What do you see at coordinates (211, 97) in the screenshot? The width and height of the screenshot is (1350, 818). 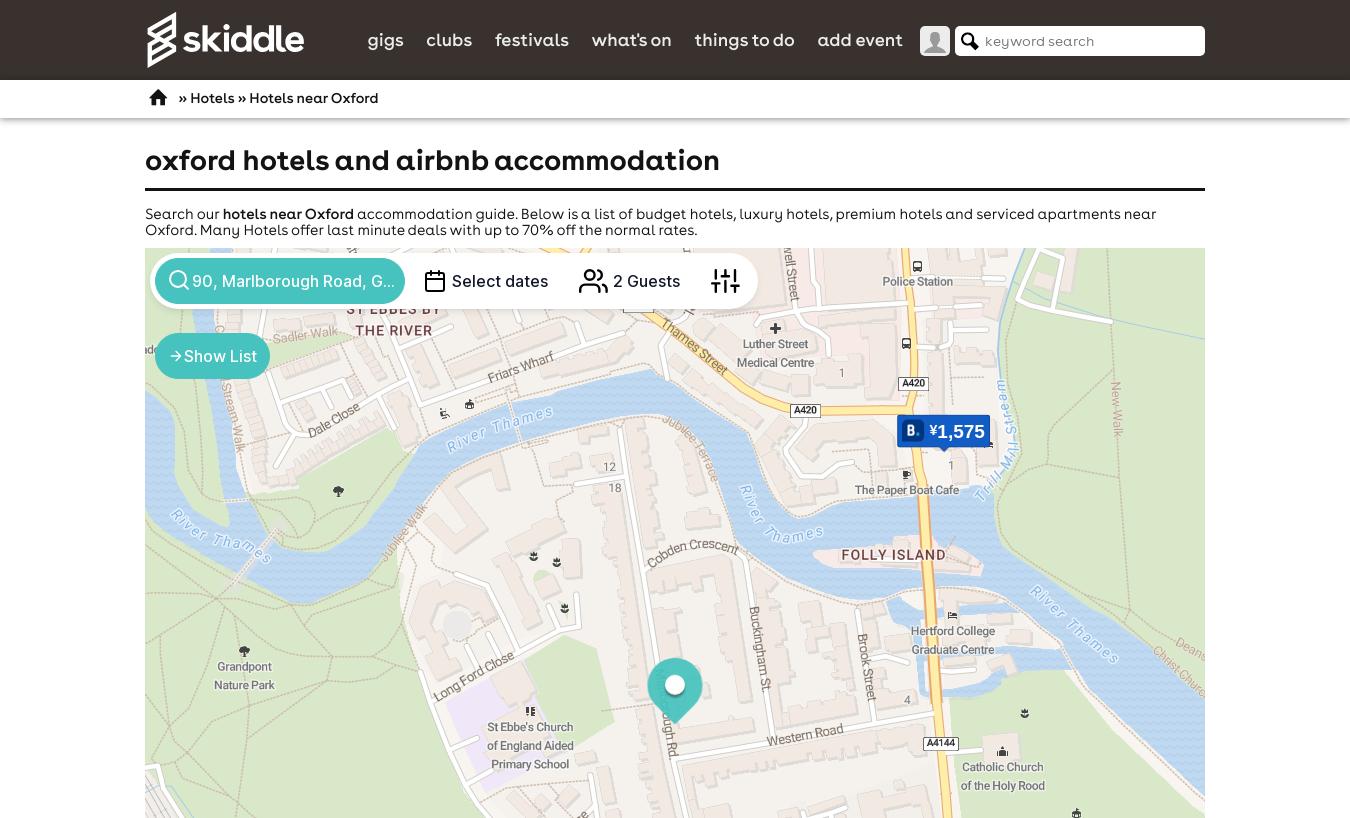 I see `'Hotels'` at bounding box center [211, 97].